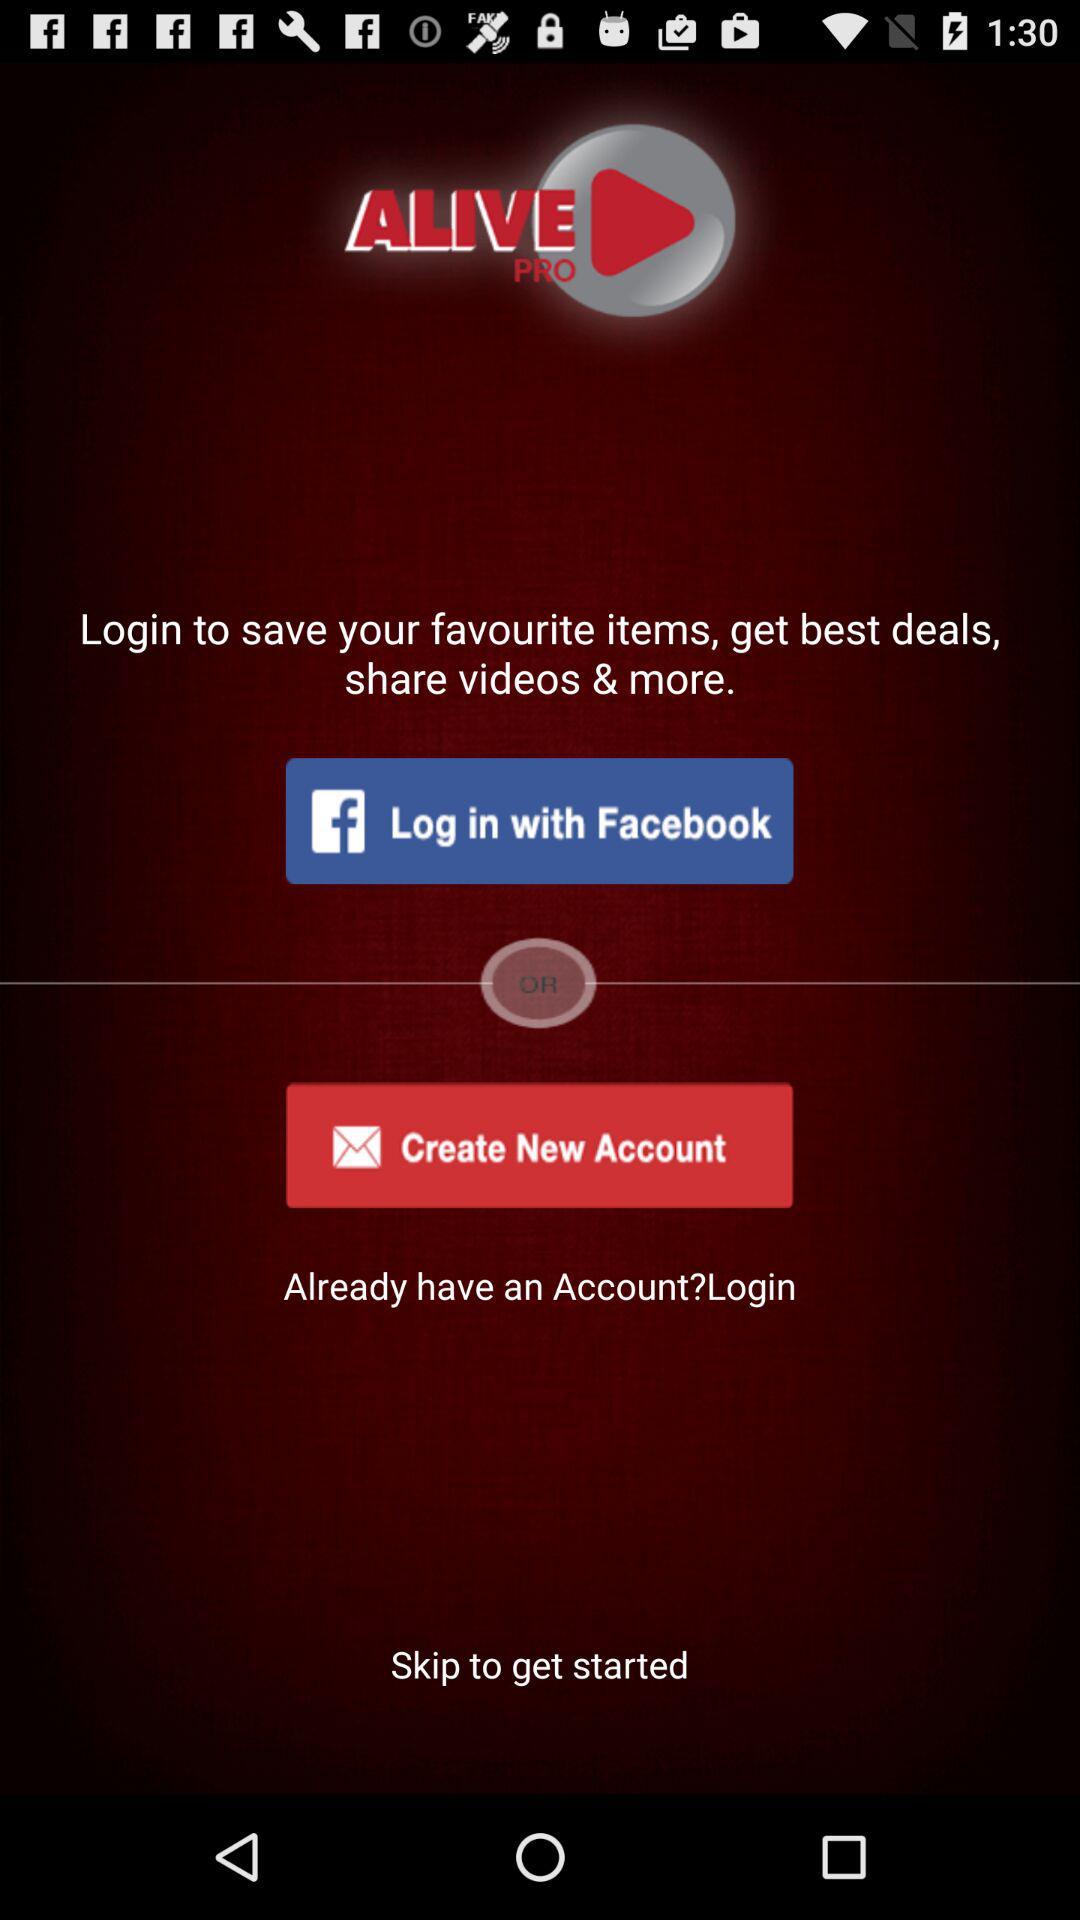 The width and height of the screenshot is (1080, 1920). I want to click on new account, so click(538, 1145).